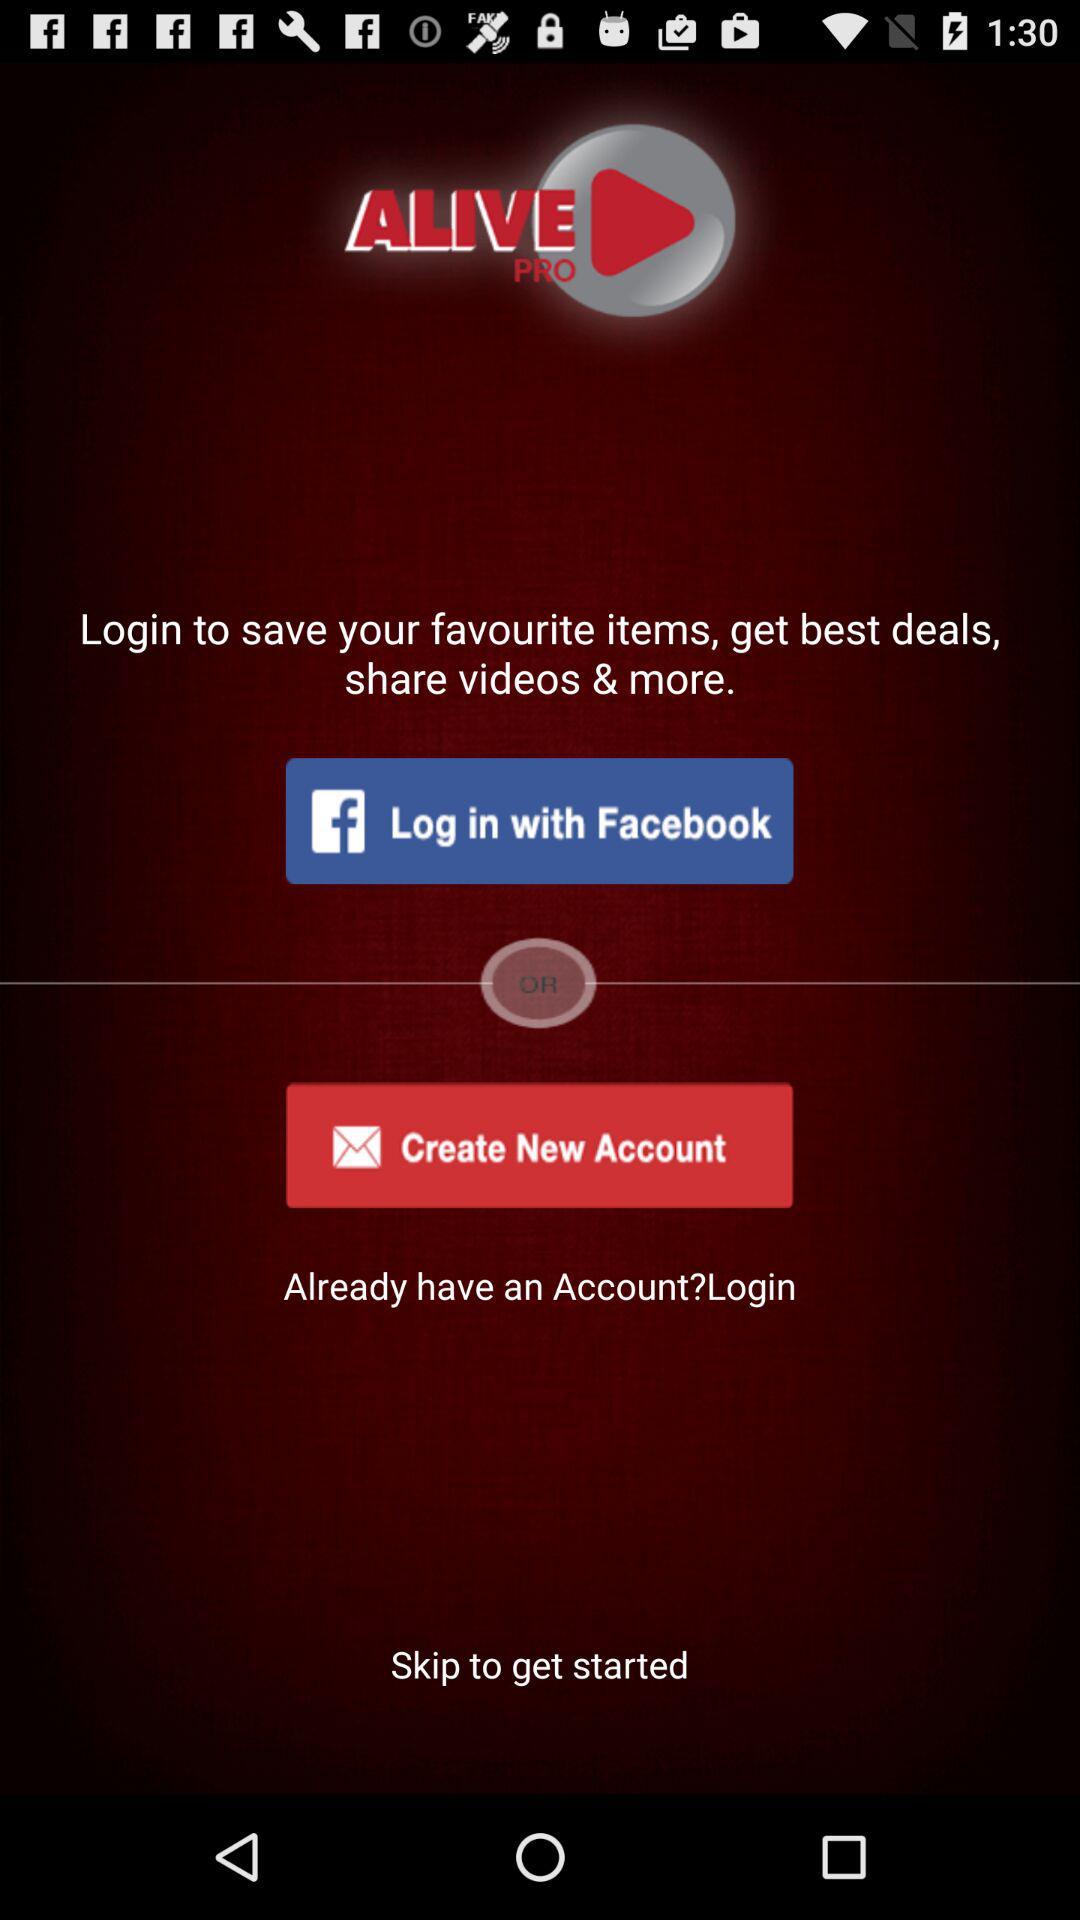 The width and height of the screenshot is (1080, 1920). I want to click on new account, so click(538, 1145).